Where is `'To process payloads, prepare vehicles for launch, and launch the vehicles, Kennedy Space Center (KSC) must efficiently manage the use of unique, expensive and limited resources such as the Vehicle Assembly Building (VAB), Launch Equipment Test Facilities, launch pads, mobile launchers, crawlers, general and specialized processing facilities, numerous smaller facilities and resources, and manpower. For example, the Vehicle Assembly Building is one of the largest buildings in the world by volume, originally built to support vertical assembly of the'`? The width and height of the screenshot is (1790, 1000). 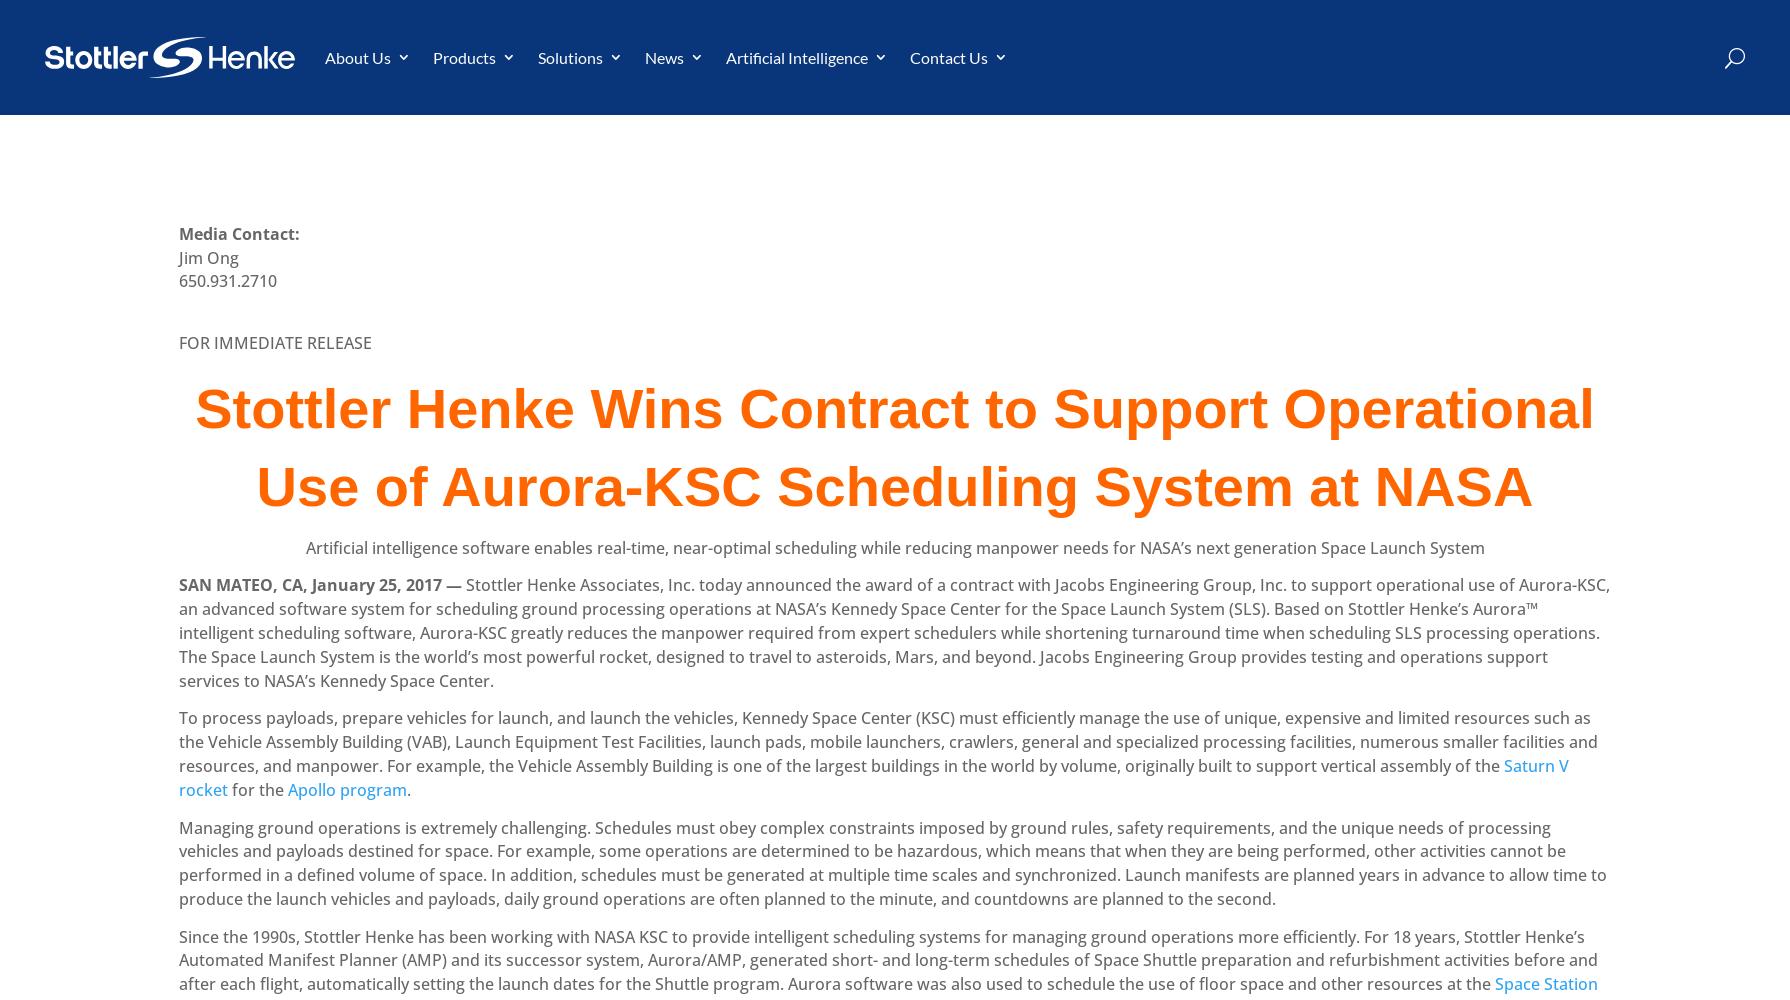 'To process payloads, prepare vehicles for launch, and launch the vehicles, Kennedy Space Center (KSC) must efficiently manage the use of unique, expensive and limited resources such as the Vehicle Assembly Building (VAB), Launch Equipment Test Facilities, launch pads, mobile launchers, crawlers, general and specialized processing facilities, numerous smaller facilities and resources, and manpower. For example, the Vehicle Assembly Building is one of the largest buildings in the world by volume, originally built to support vertical assembly of the' is located at coordinates (887, 740).